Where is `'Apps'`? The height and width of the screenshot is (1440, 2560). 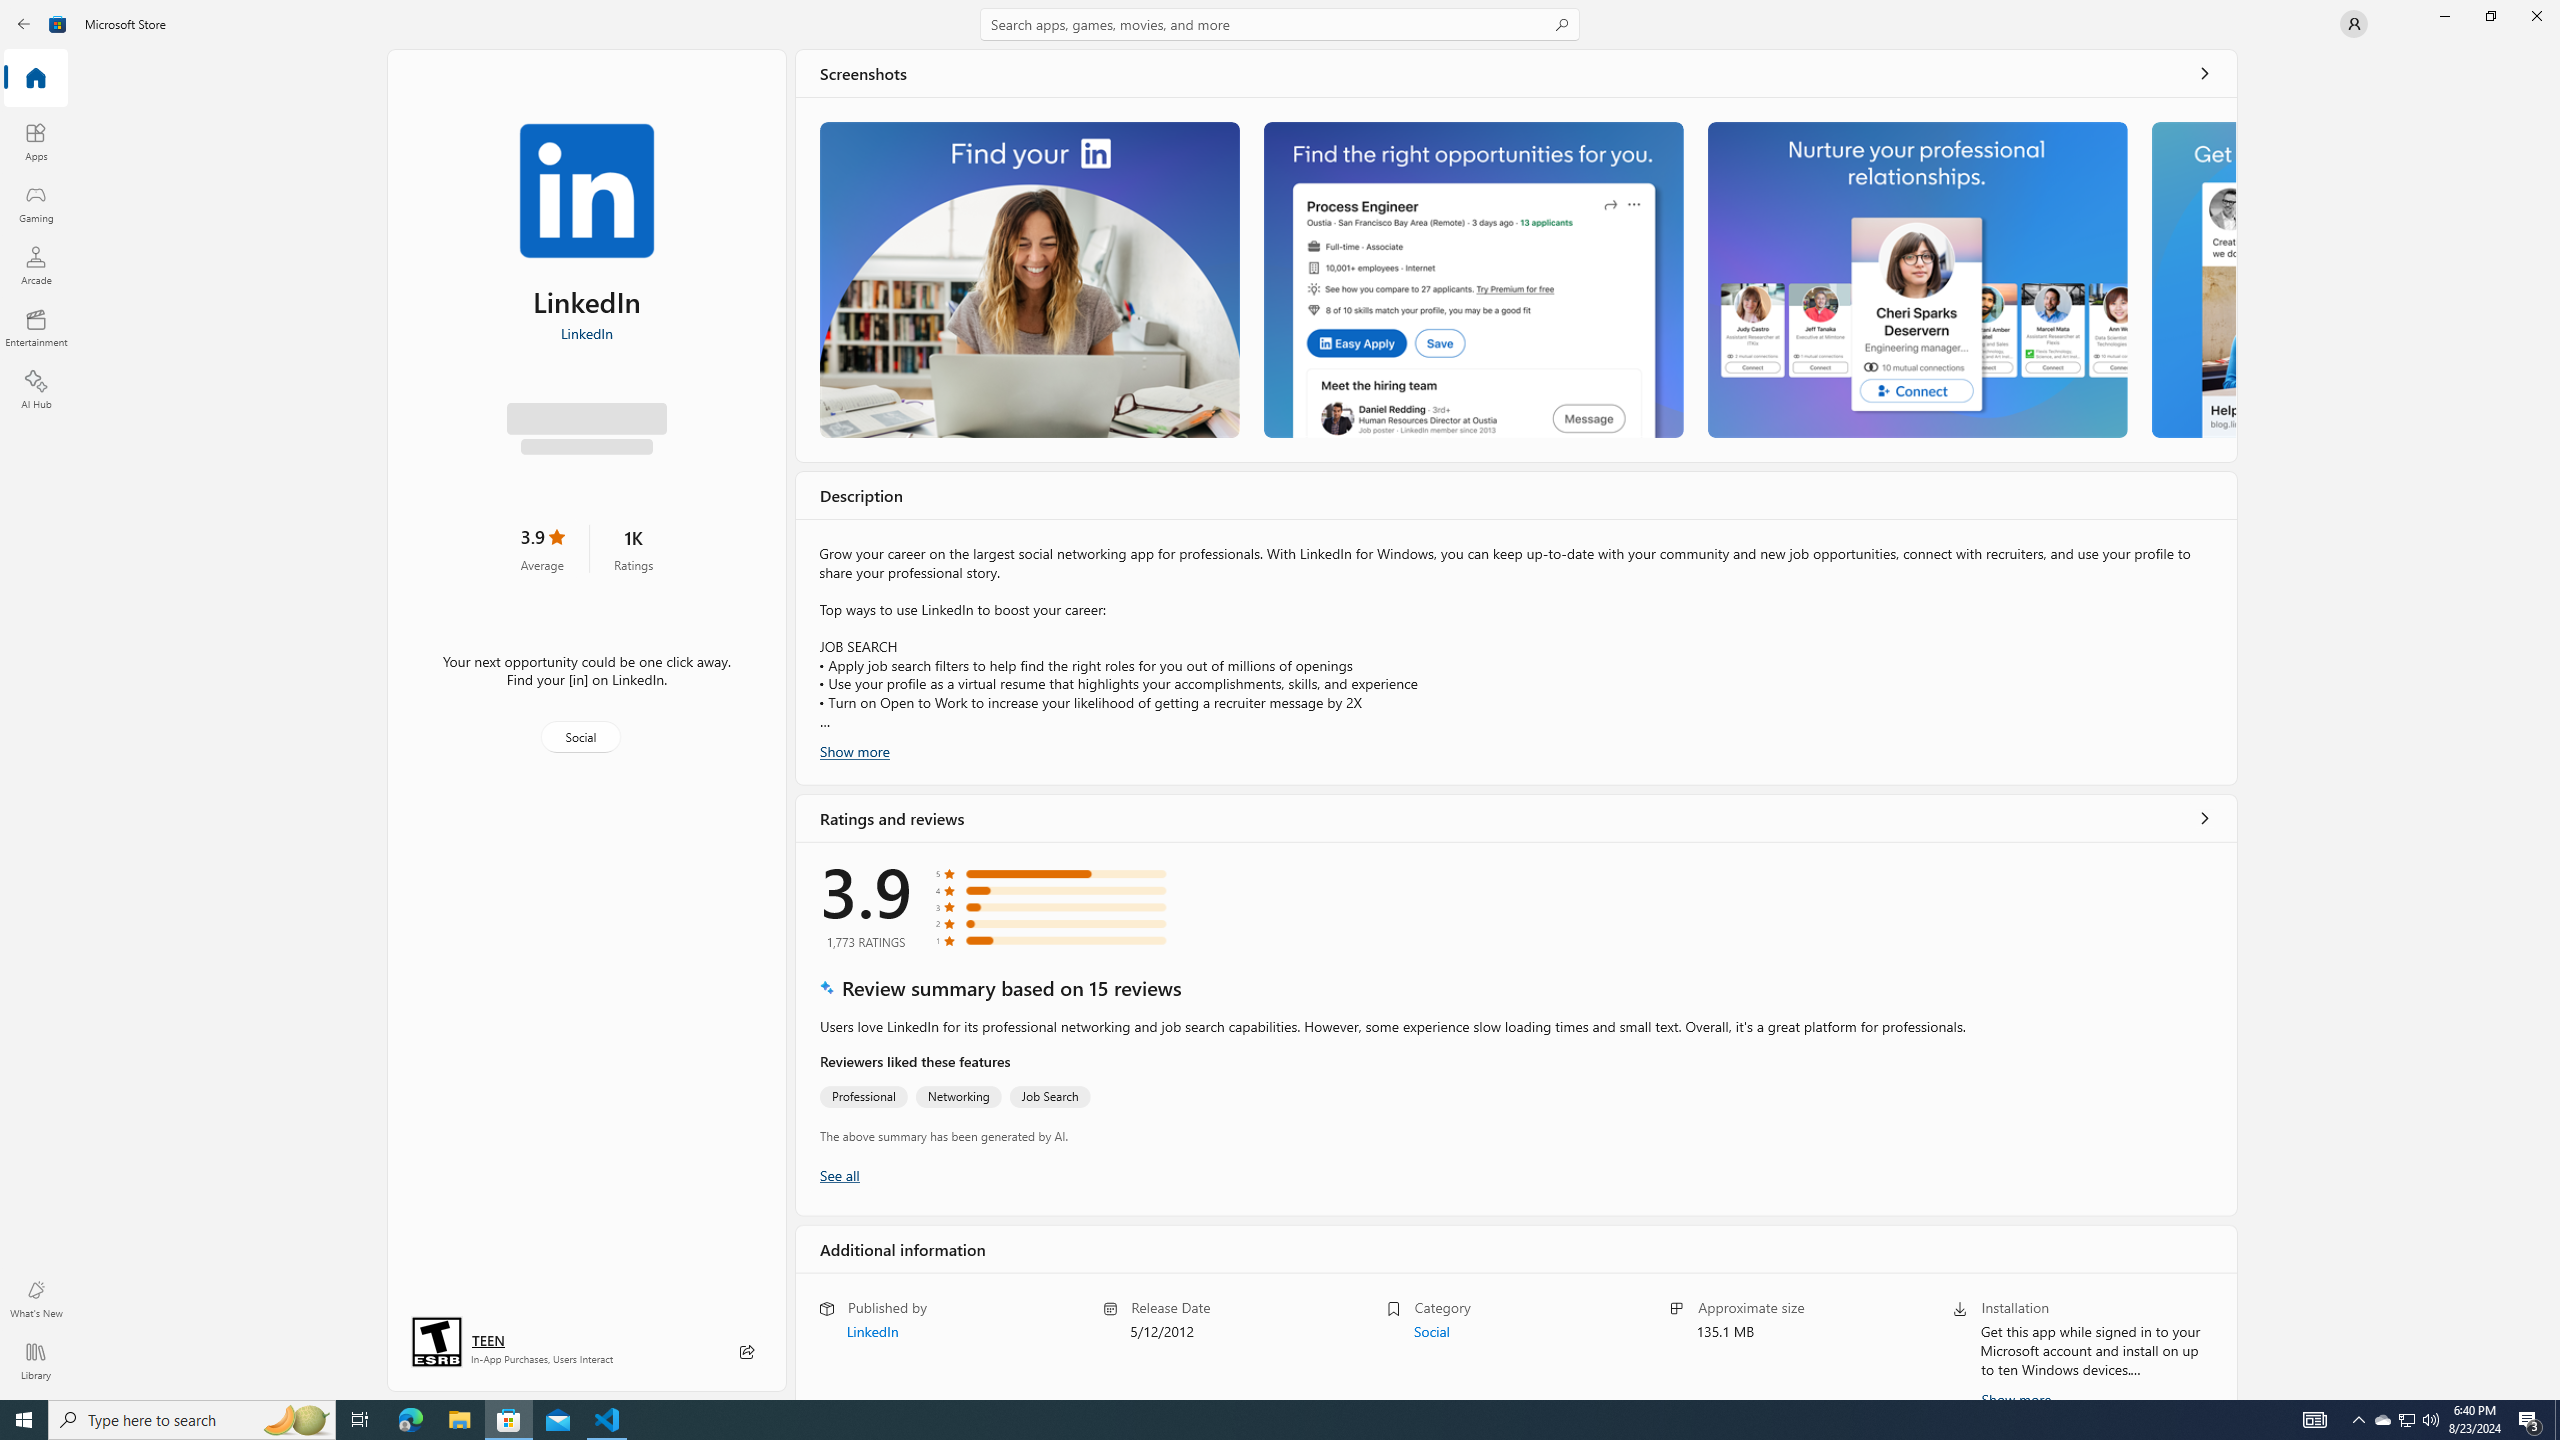 'Apps' is located at coordinates (34, 141).